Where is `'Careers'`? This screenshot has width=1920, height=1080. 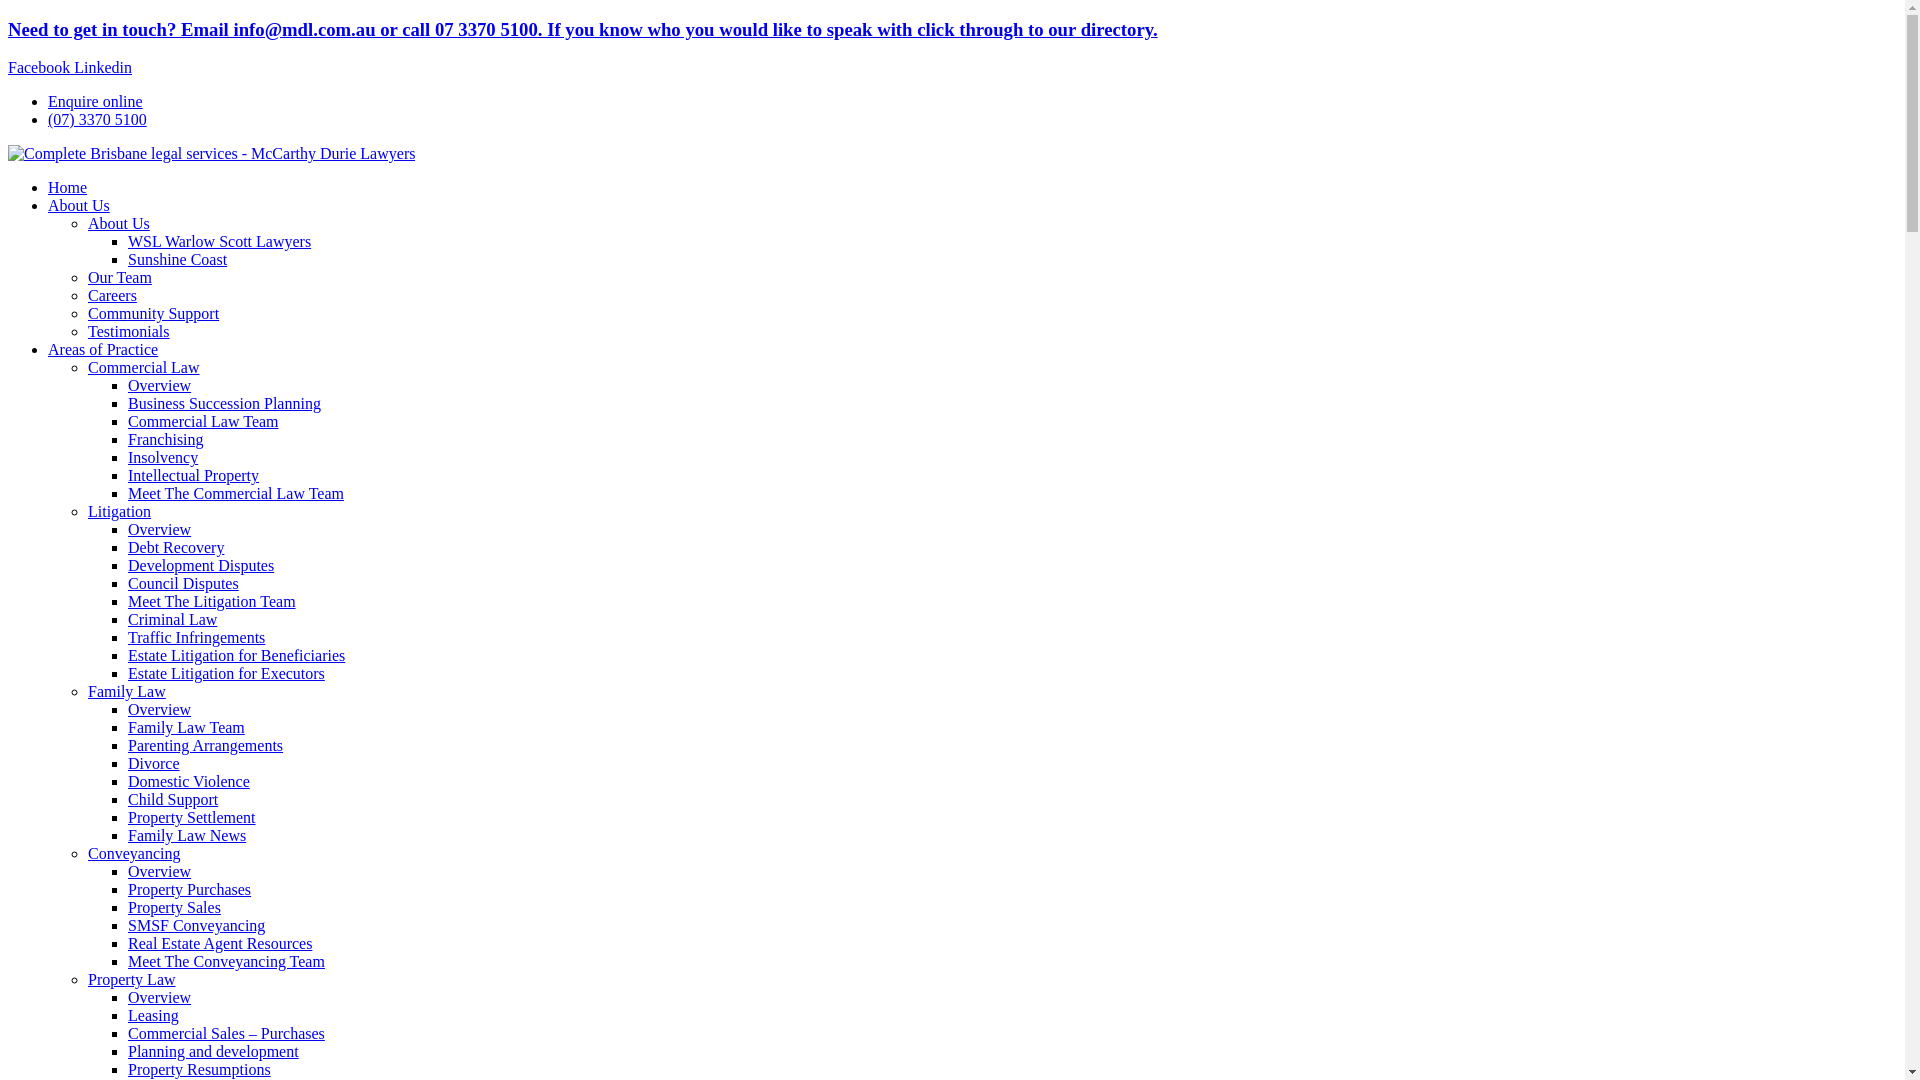
'Careers' is located at coordinates (111, 295).